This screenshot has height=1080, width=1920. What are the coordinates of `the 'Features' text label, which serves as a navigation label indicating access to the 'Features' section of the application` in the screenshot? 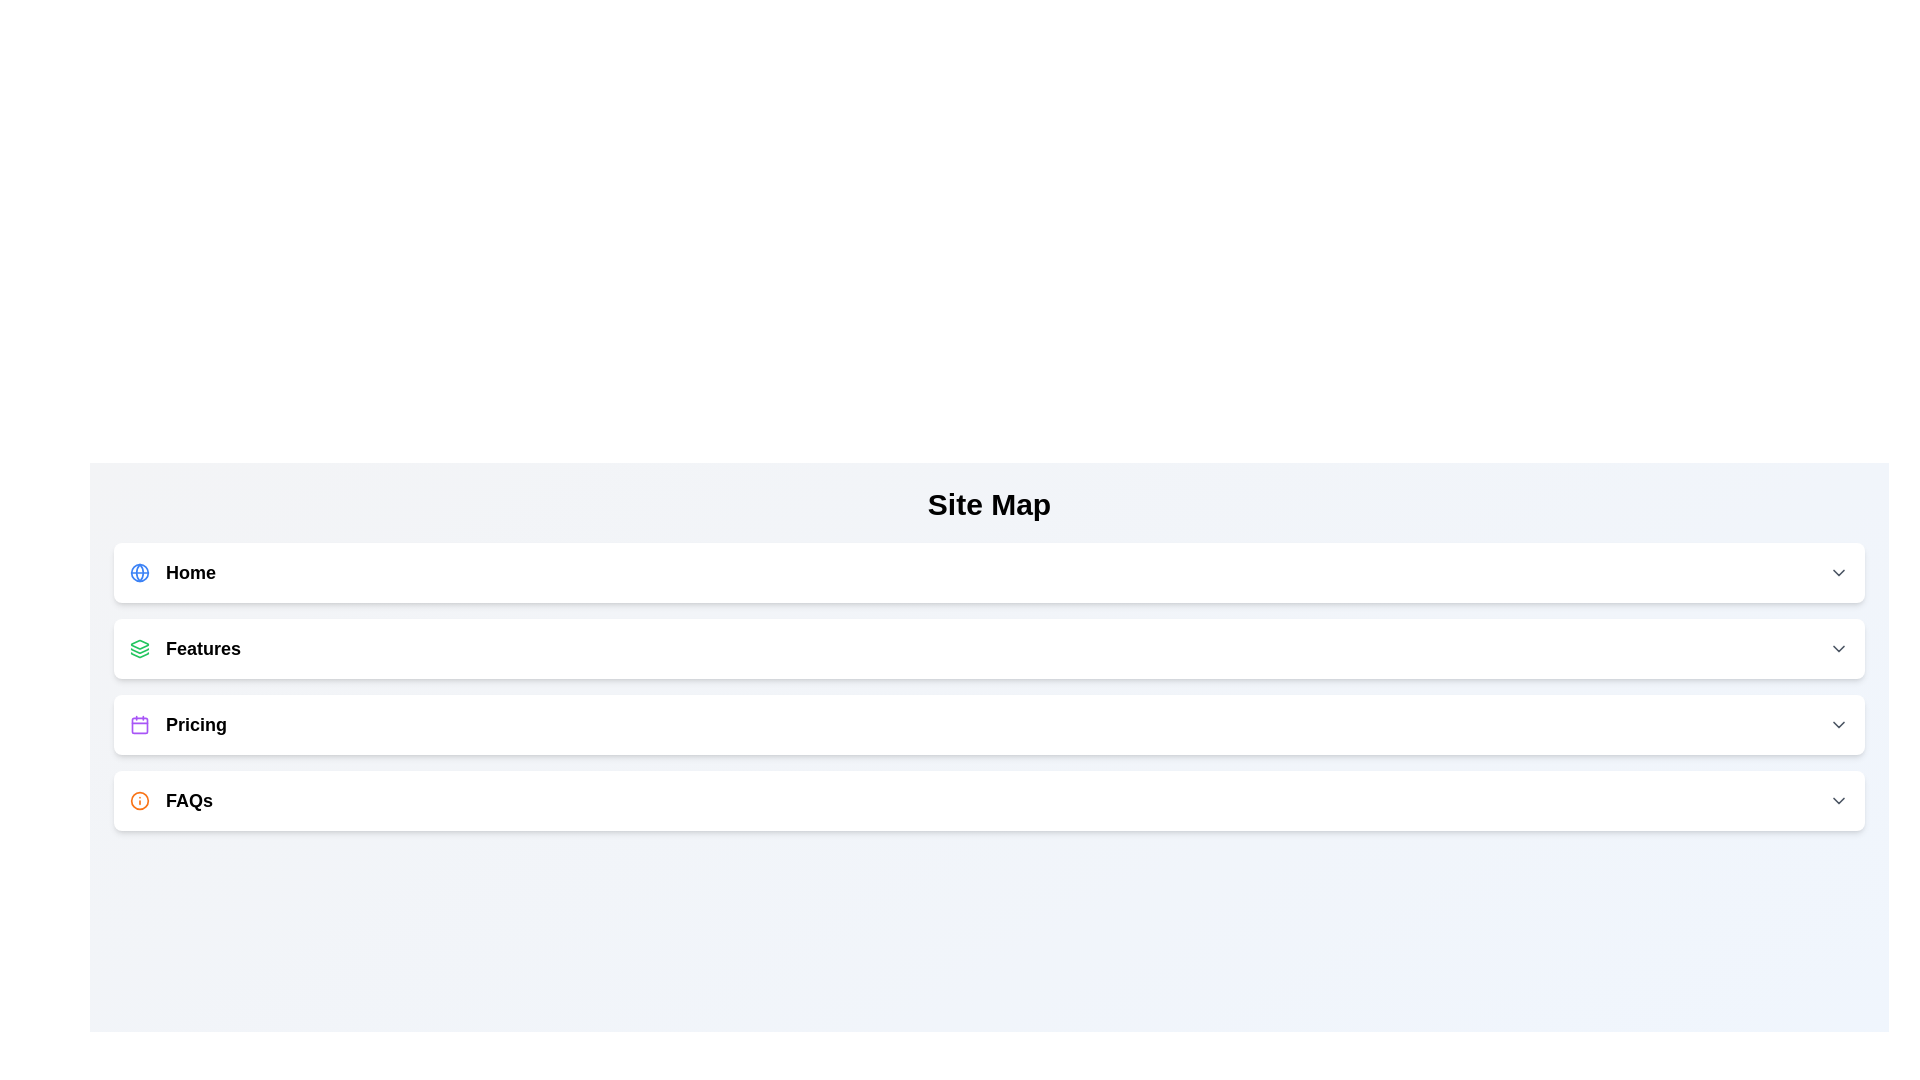 It's located at (203, 648).